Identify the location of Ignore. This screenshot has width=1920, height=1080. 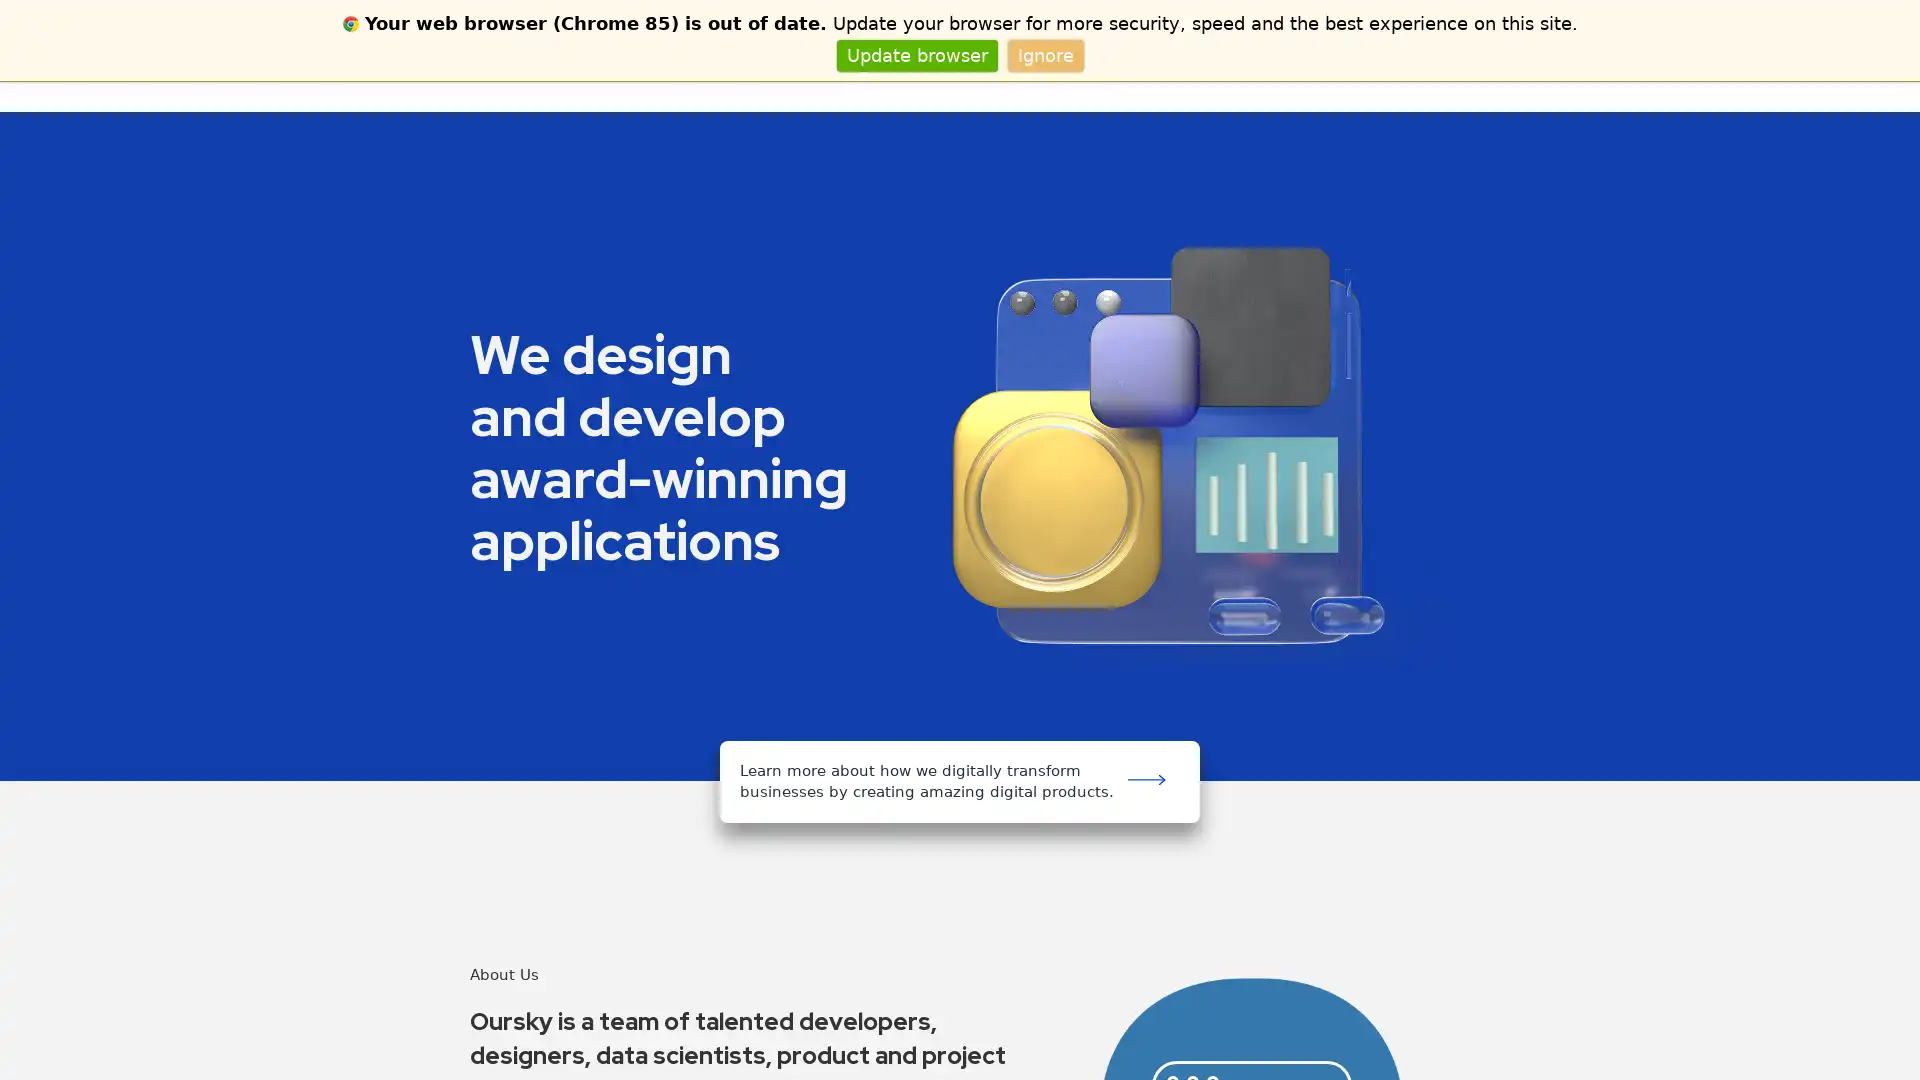
(1044, 54).